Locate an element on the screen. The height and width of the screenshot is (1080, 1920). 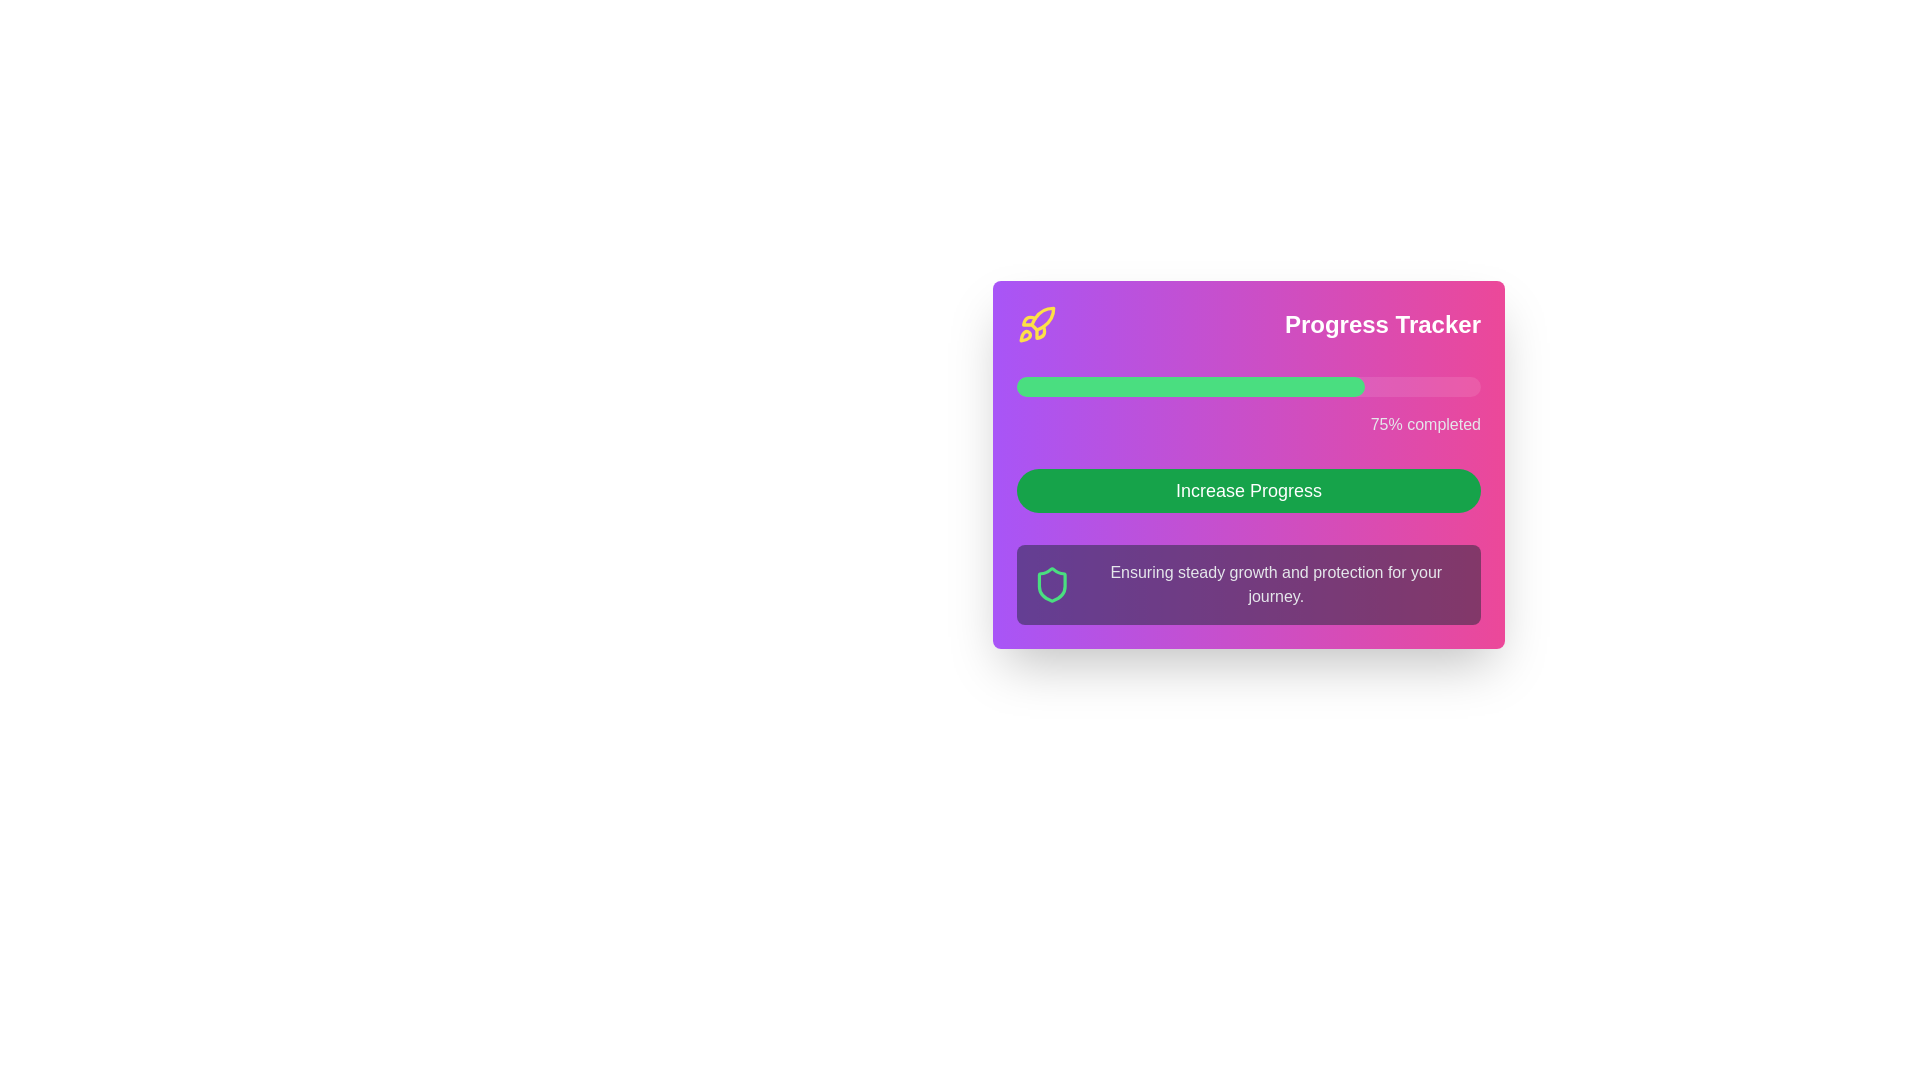
the 'Increase Progress' button, which is a green rectangular button with white text, located within the 'Progress Tracker' panel is located at coordinates (1247, 490).